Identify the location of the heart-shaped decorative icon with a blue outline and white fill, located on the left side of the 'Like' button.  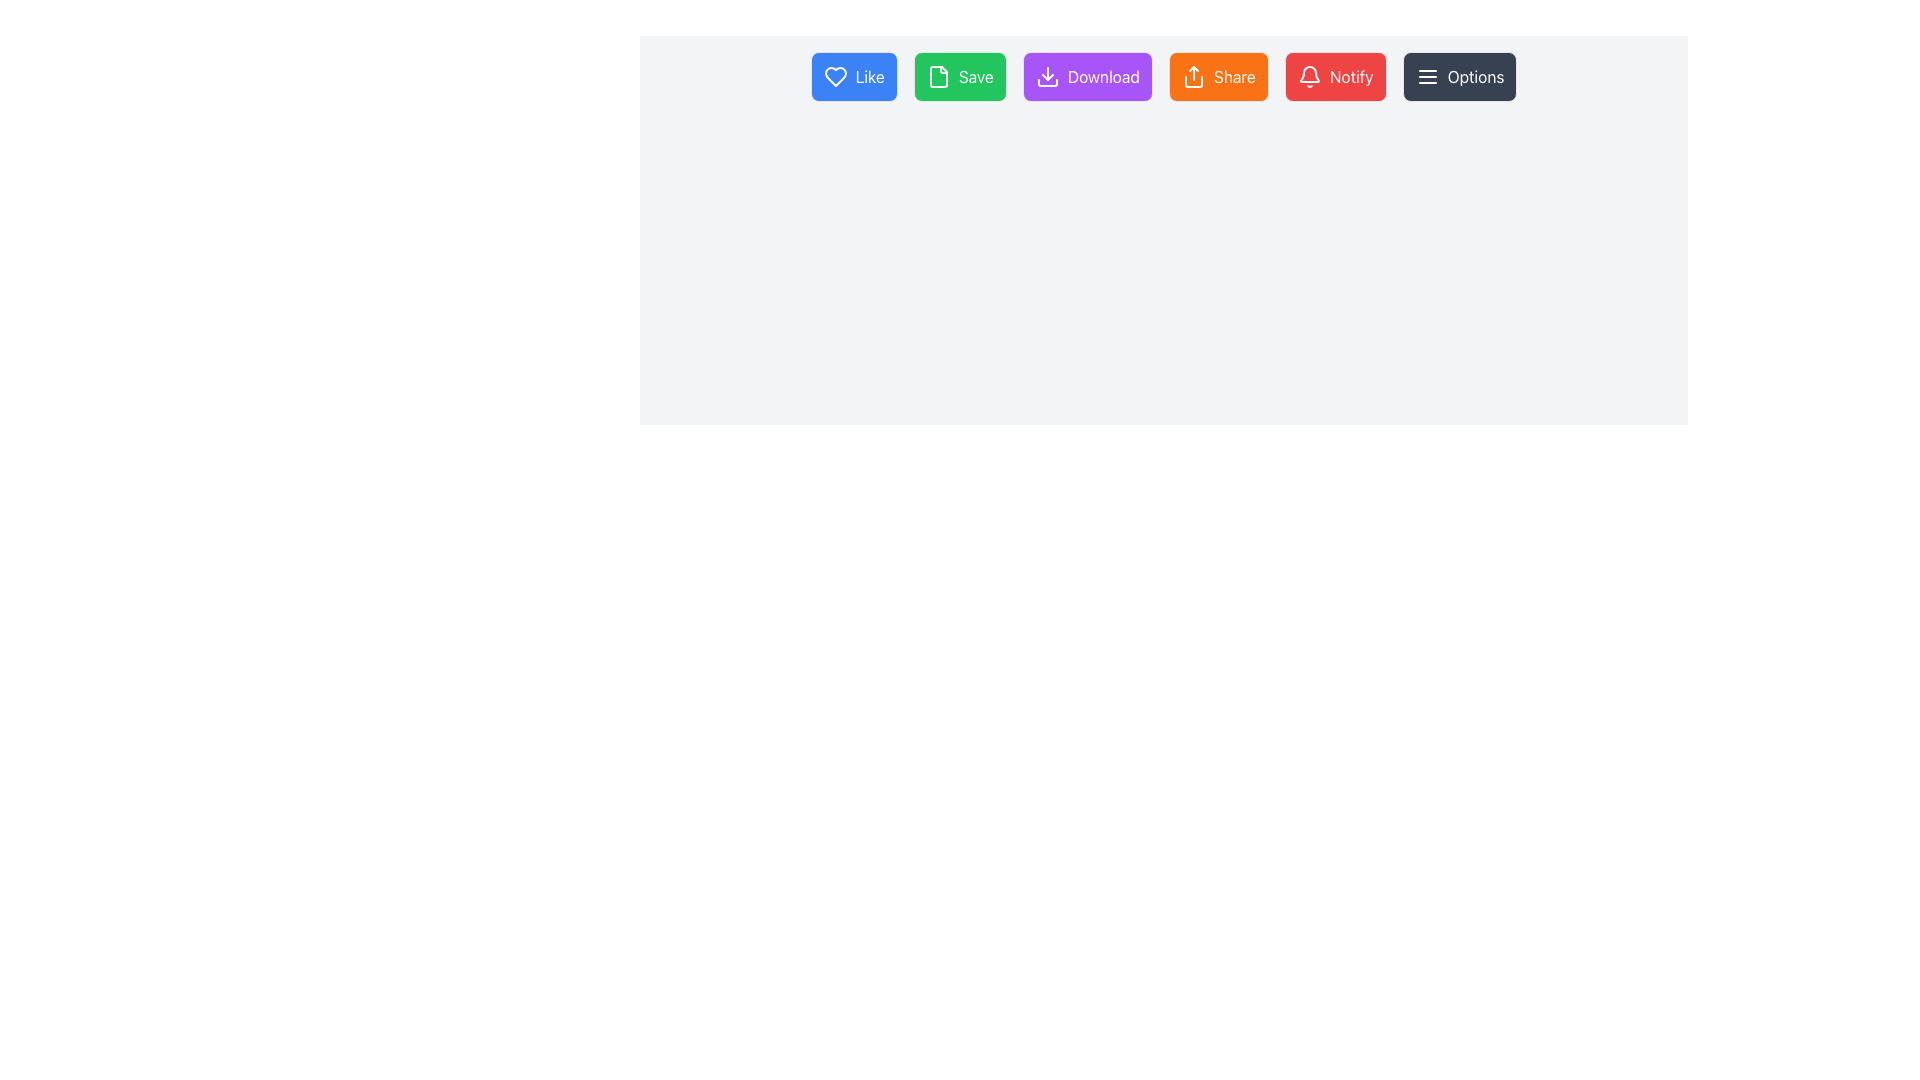
(835, 76).